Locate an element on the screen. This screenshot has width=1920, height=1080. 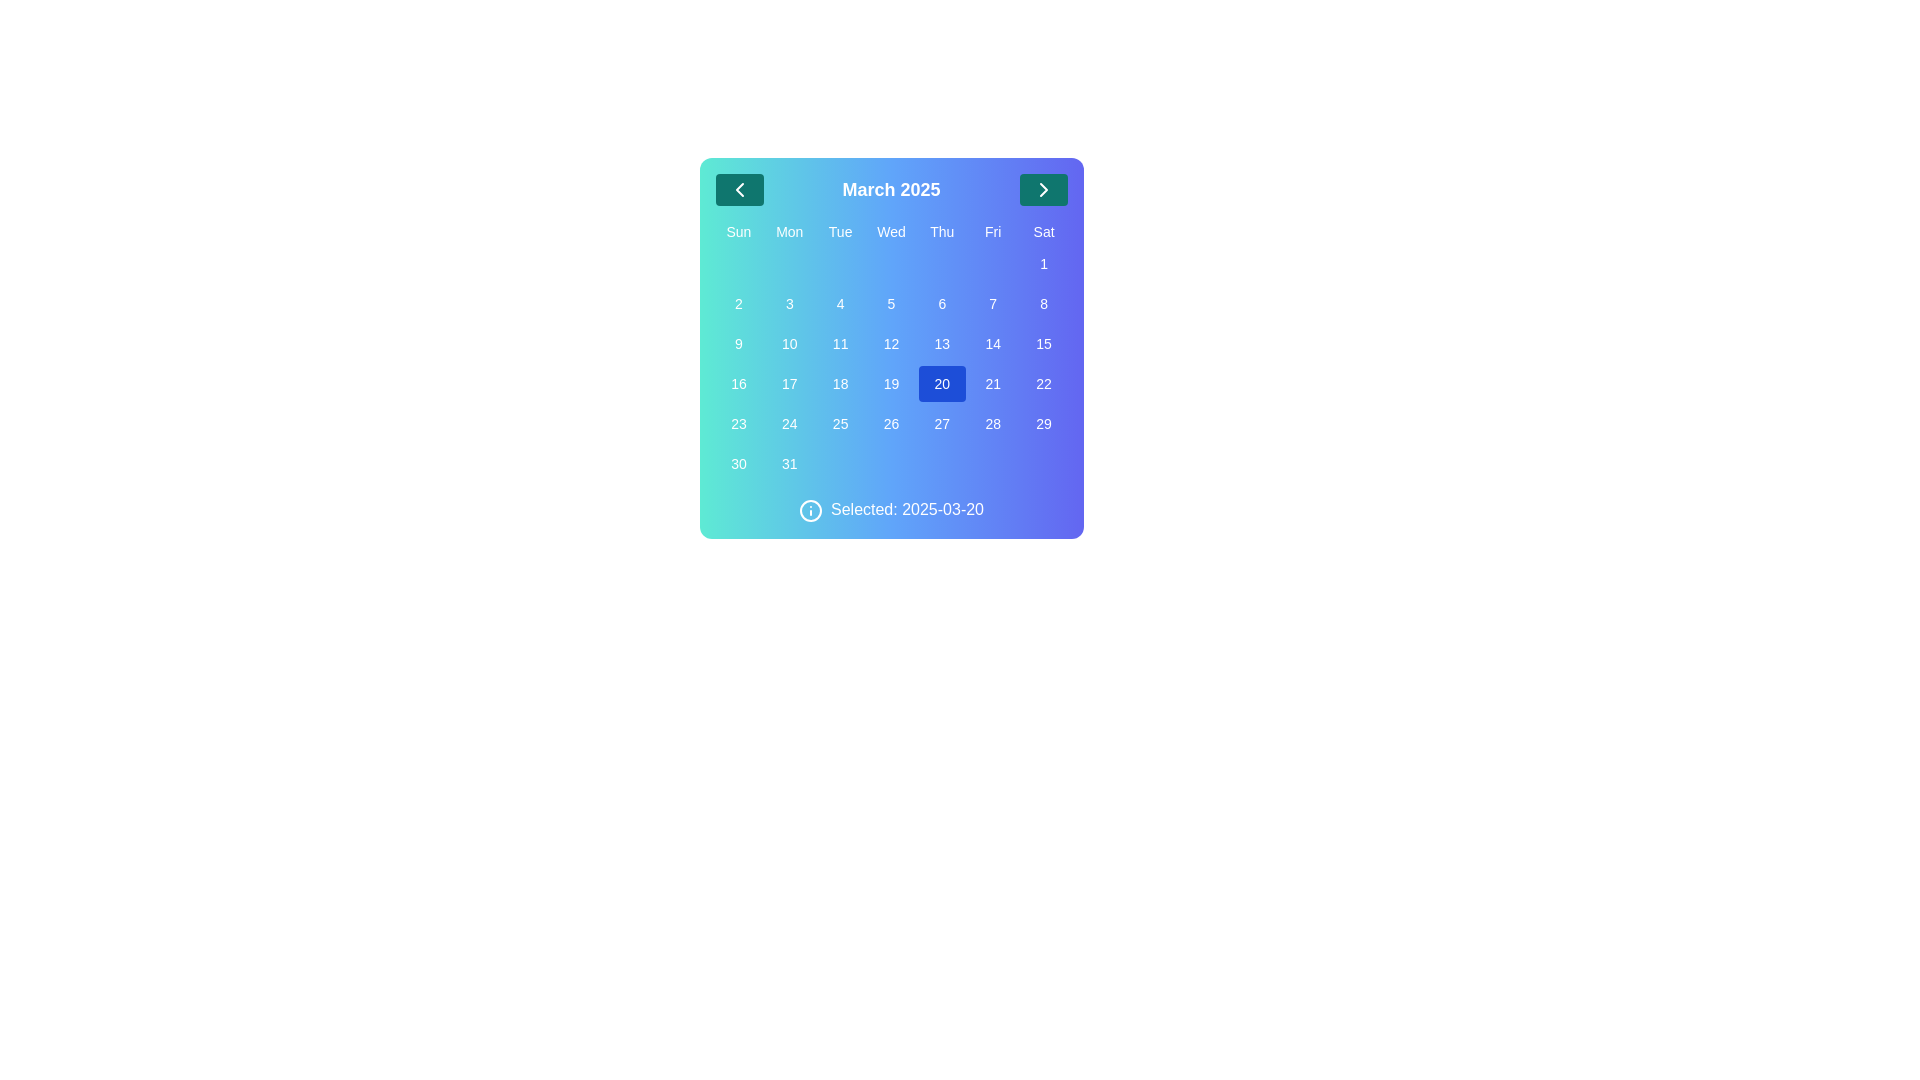
the button displaying the number '5' in the fourth column of the second row of the calendar grid is located at coordinates (890, 304).